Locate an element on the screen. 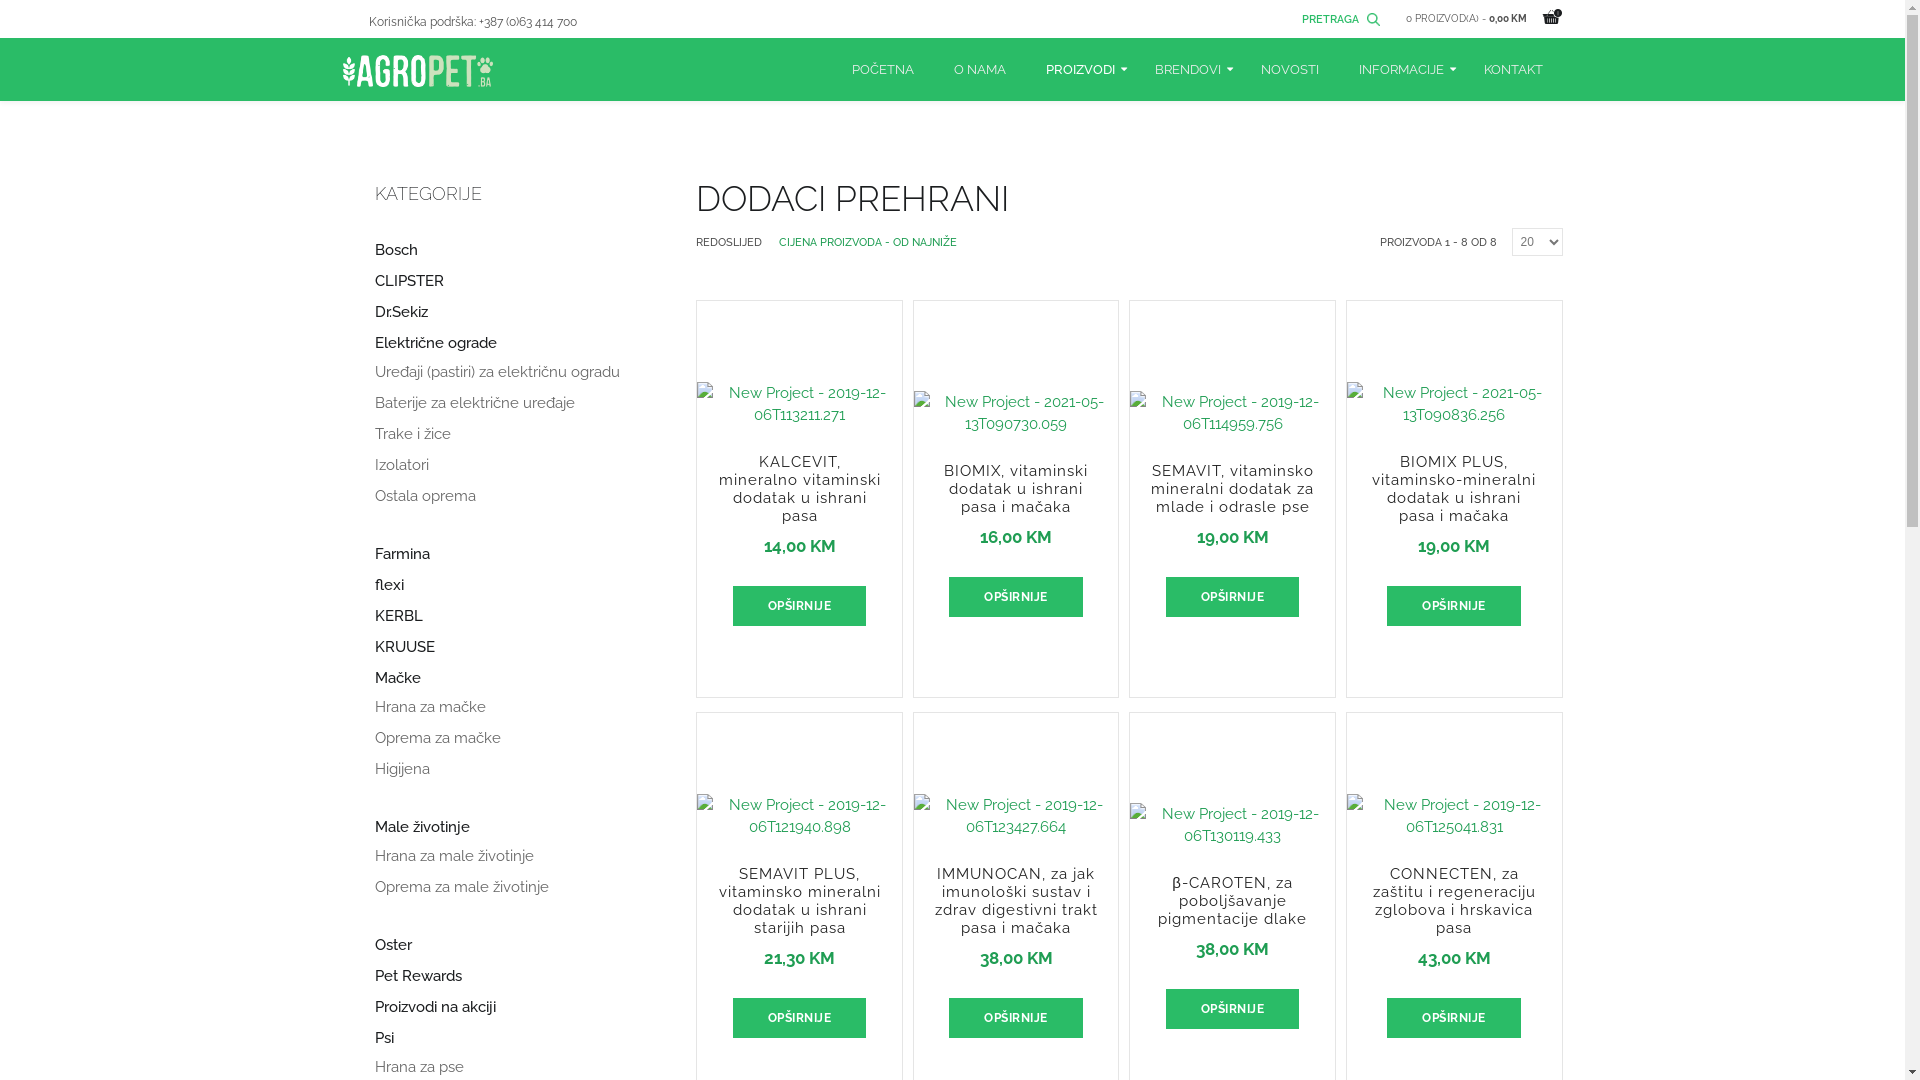 This screenshot has width=1920, height=1080. 'KERBL' is located at coordinates (398, 615).